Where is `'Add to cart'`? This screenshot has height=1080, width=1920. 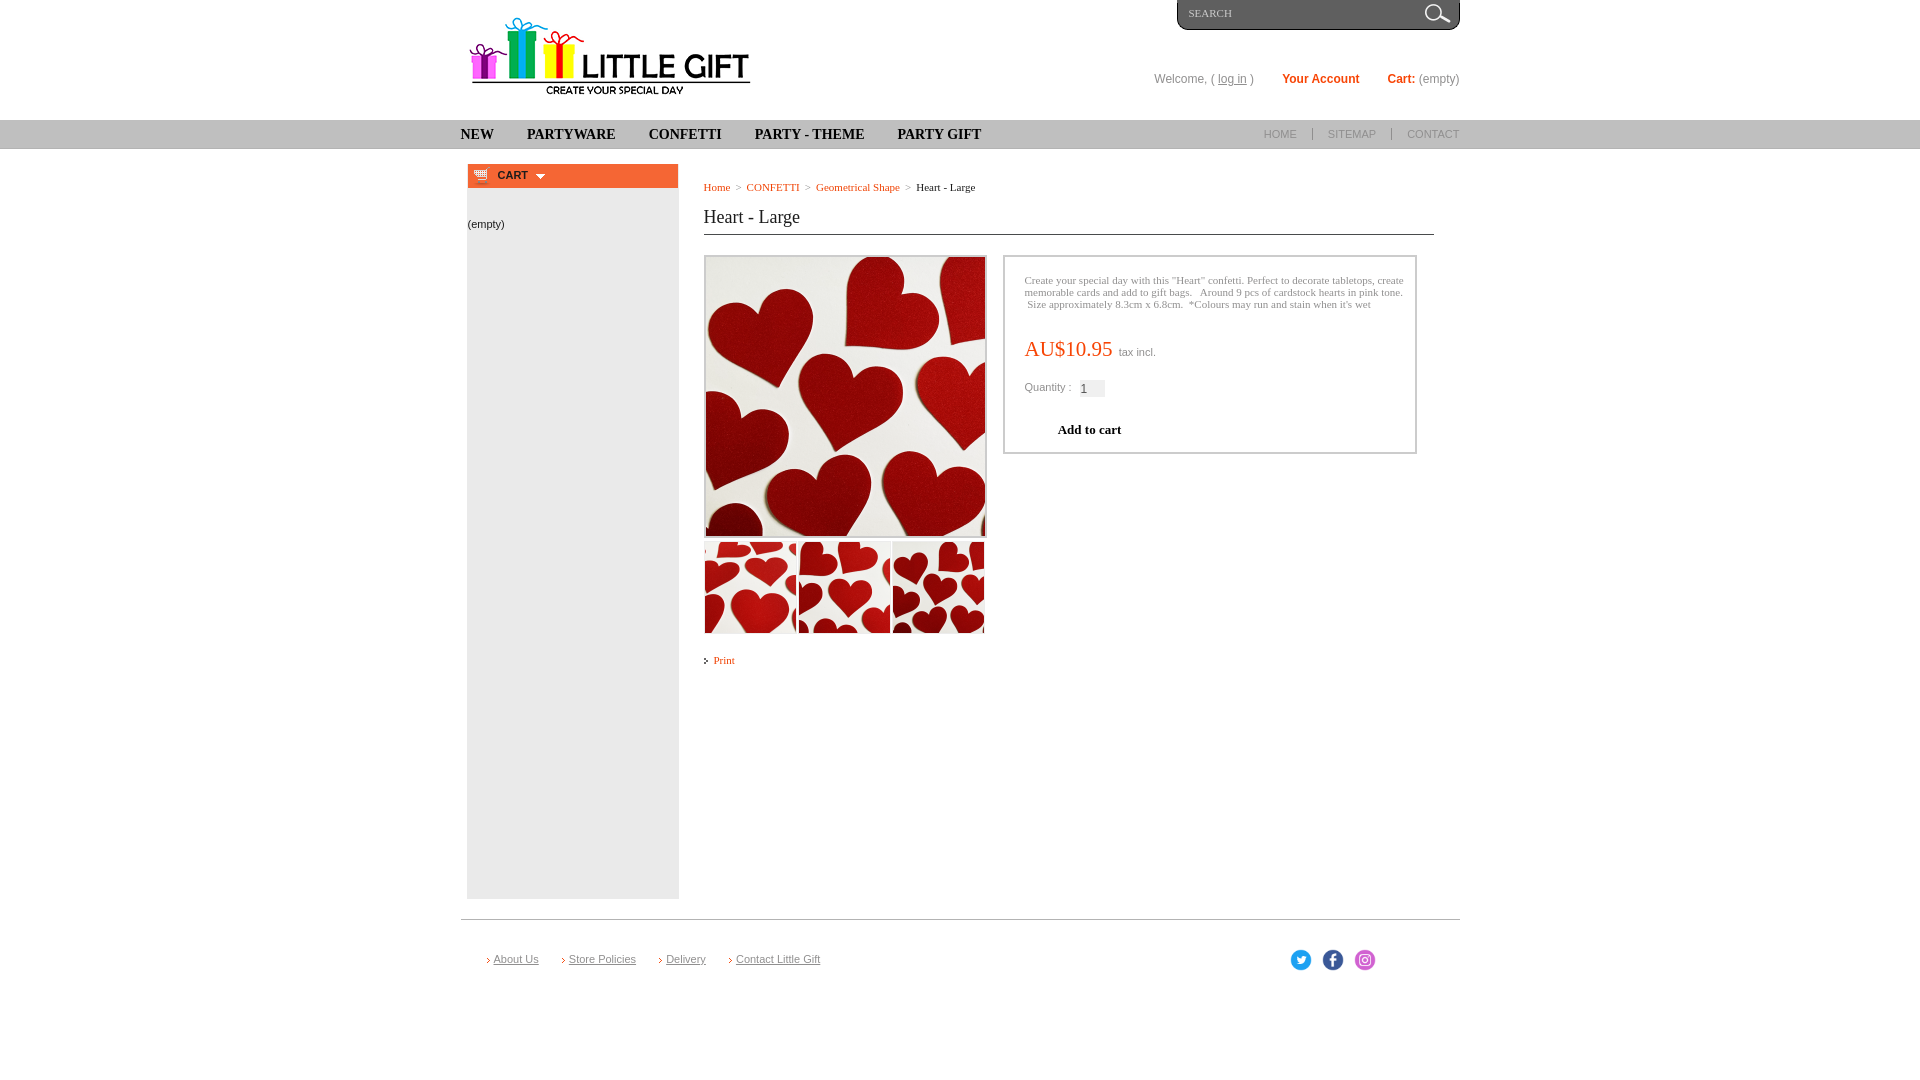 'Add to cart' is located at coordinates (1088, 429).